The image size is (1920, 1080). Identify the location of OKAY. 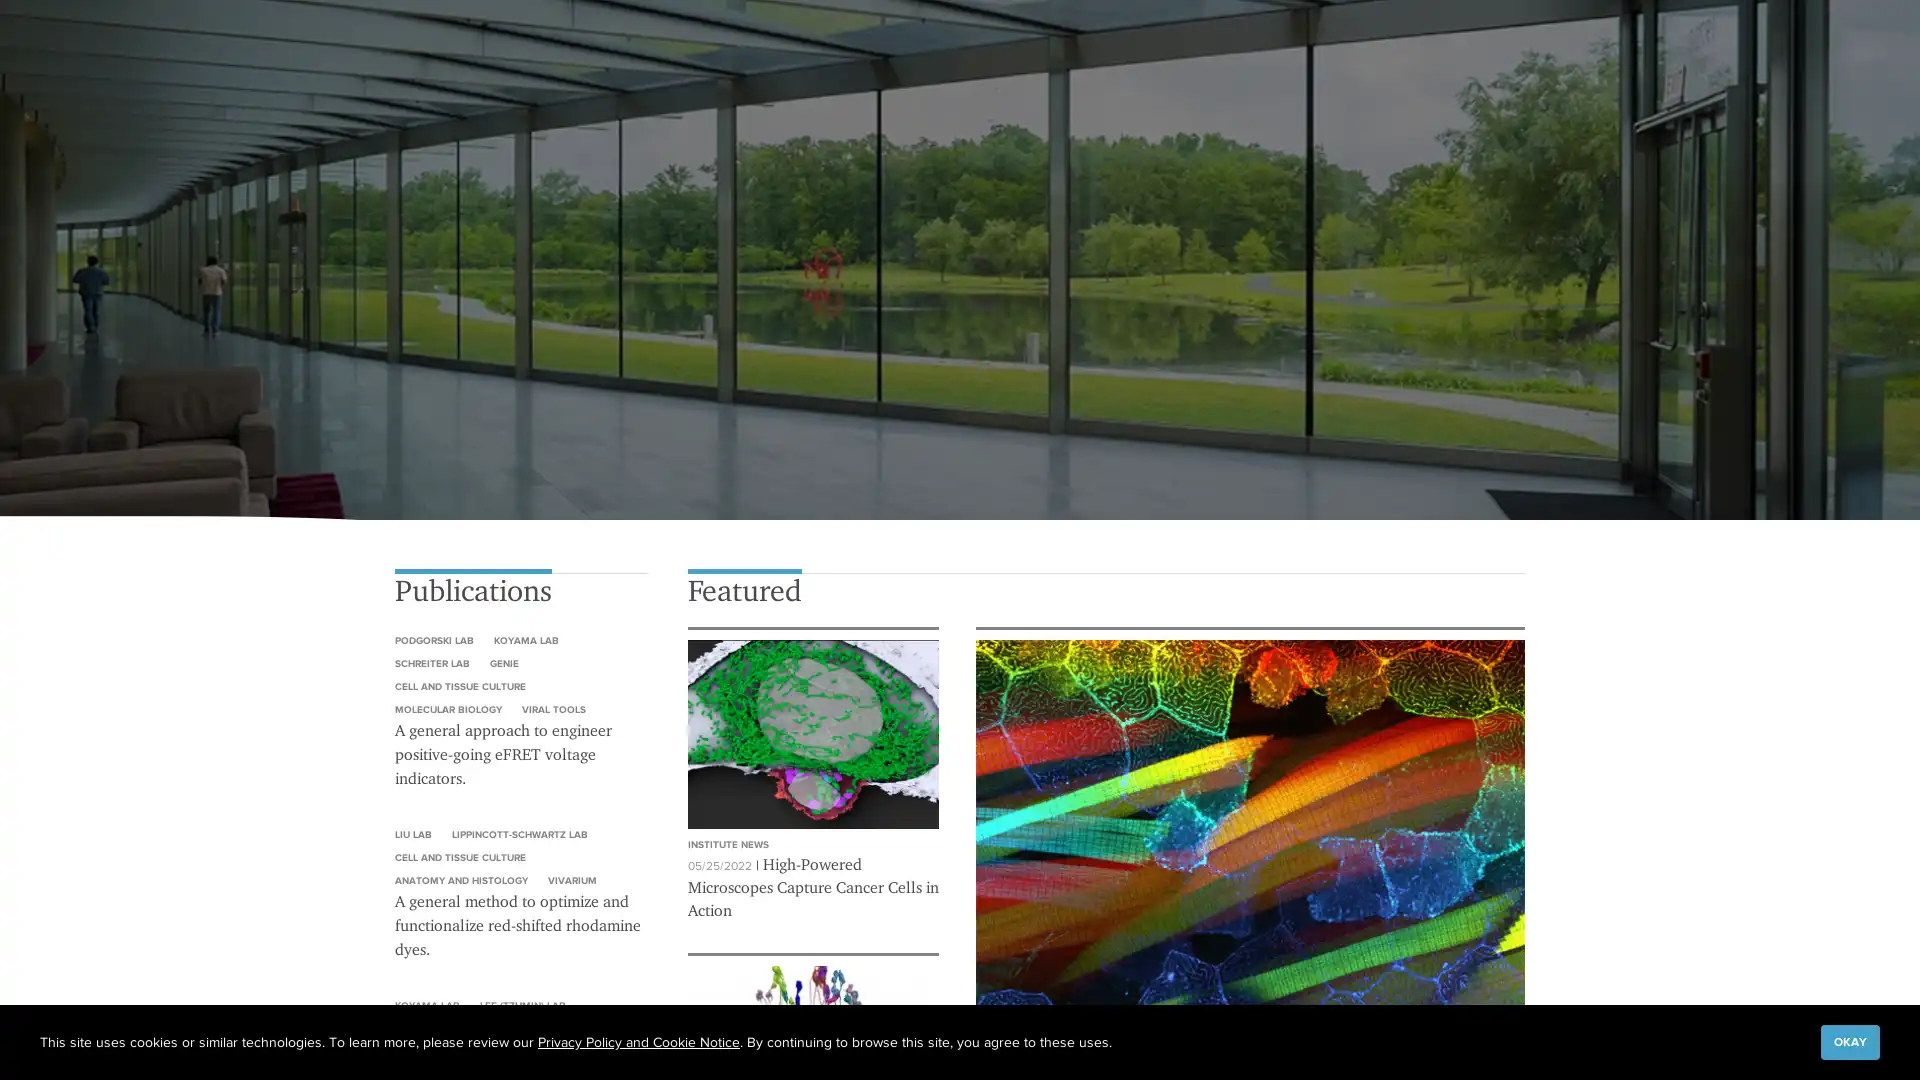
(1849, 1040).